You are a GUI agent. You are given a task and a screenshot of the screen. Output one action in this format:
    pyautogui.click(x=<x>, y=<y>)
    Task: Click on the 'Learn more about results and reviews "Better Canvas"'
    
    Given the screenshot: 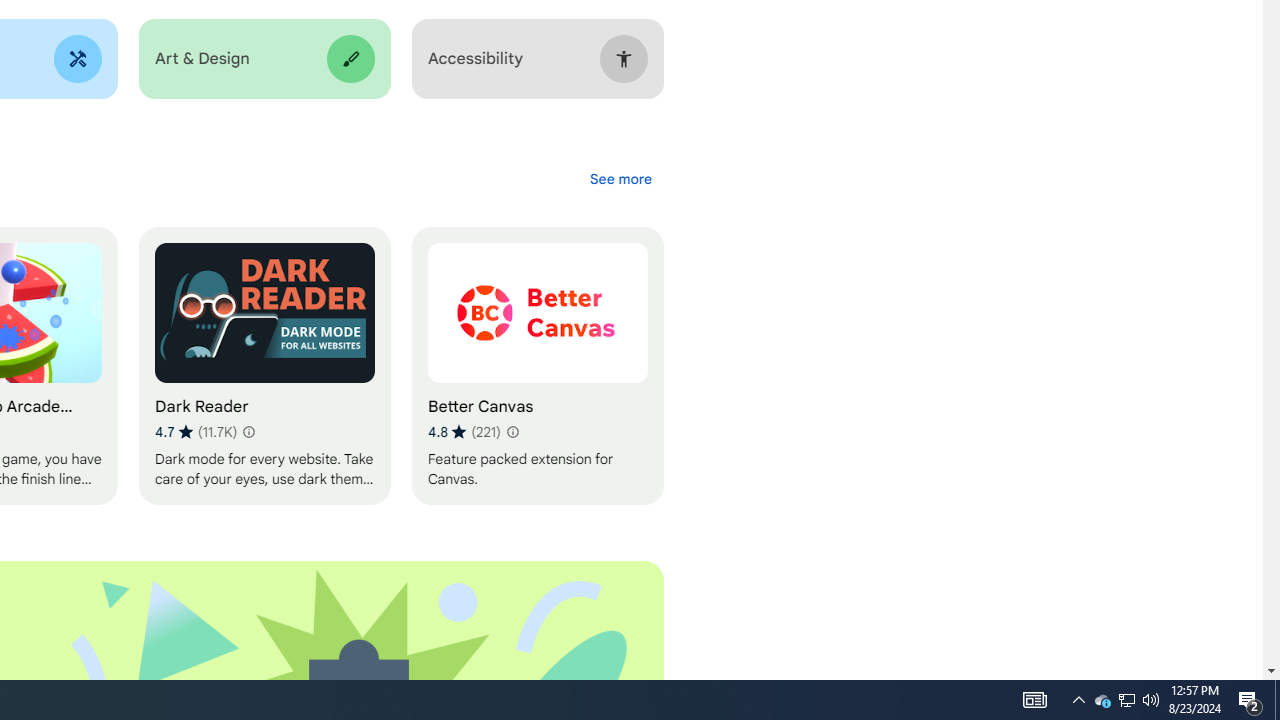 What is the action you would take?
    pyautogui.click(x=512, y=431)
    